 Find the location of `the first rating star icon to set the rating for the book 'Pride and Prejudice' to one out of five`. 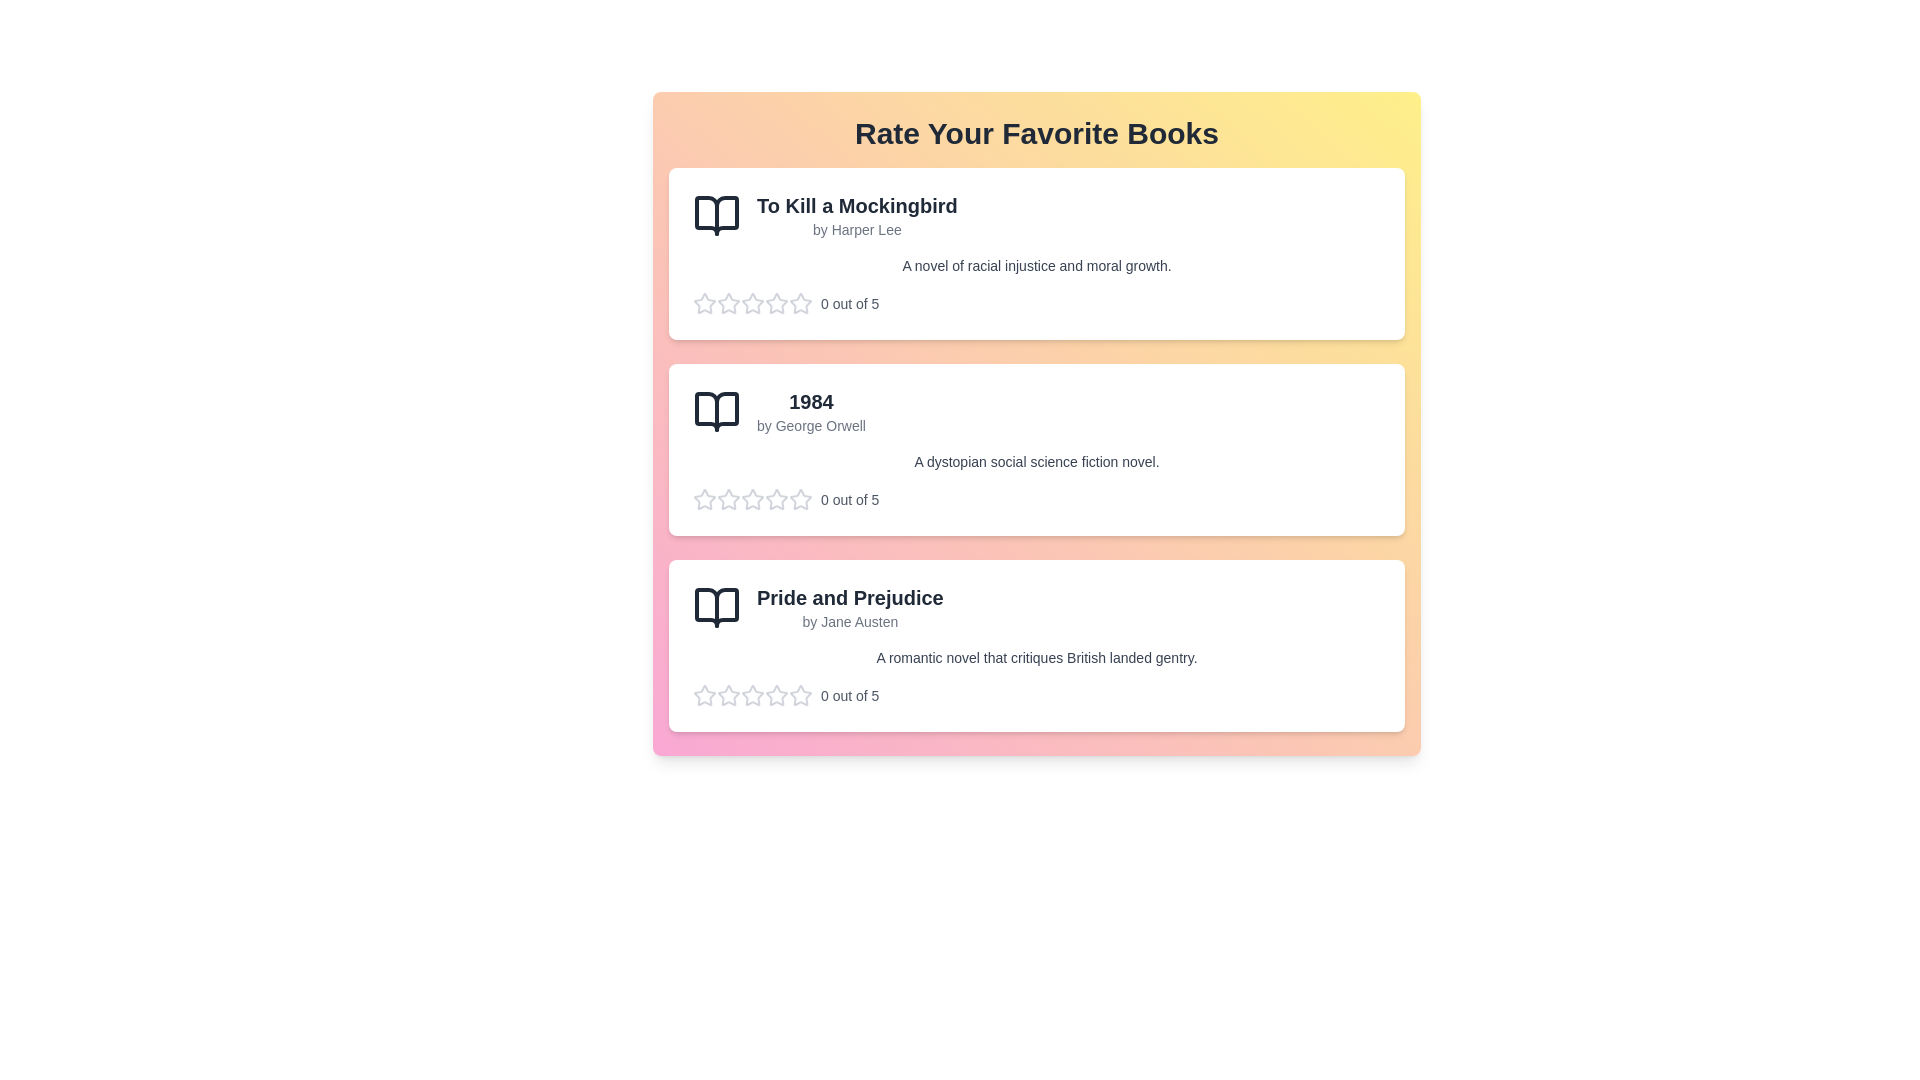

the first rating star icon to set the rating for the book 'Pride and Prejudice' to one out of five is located at coordinates (728, 694).